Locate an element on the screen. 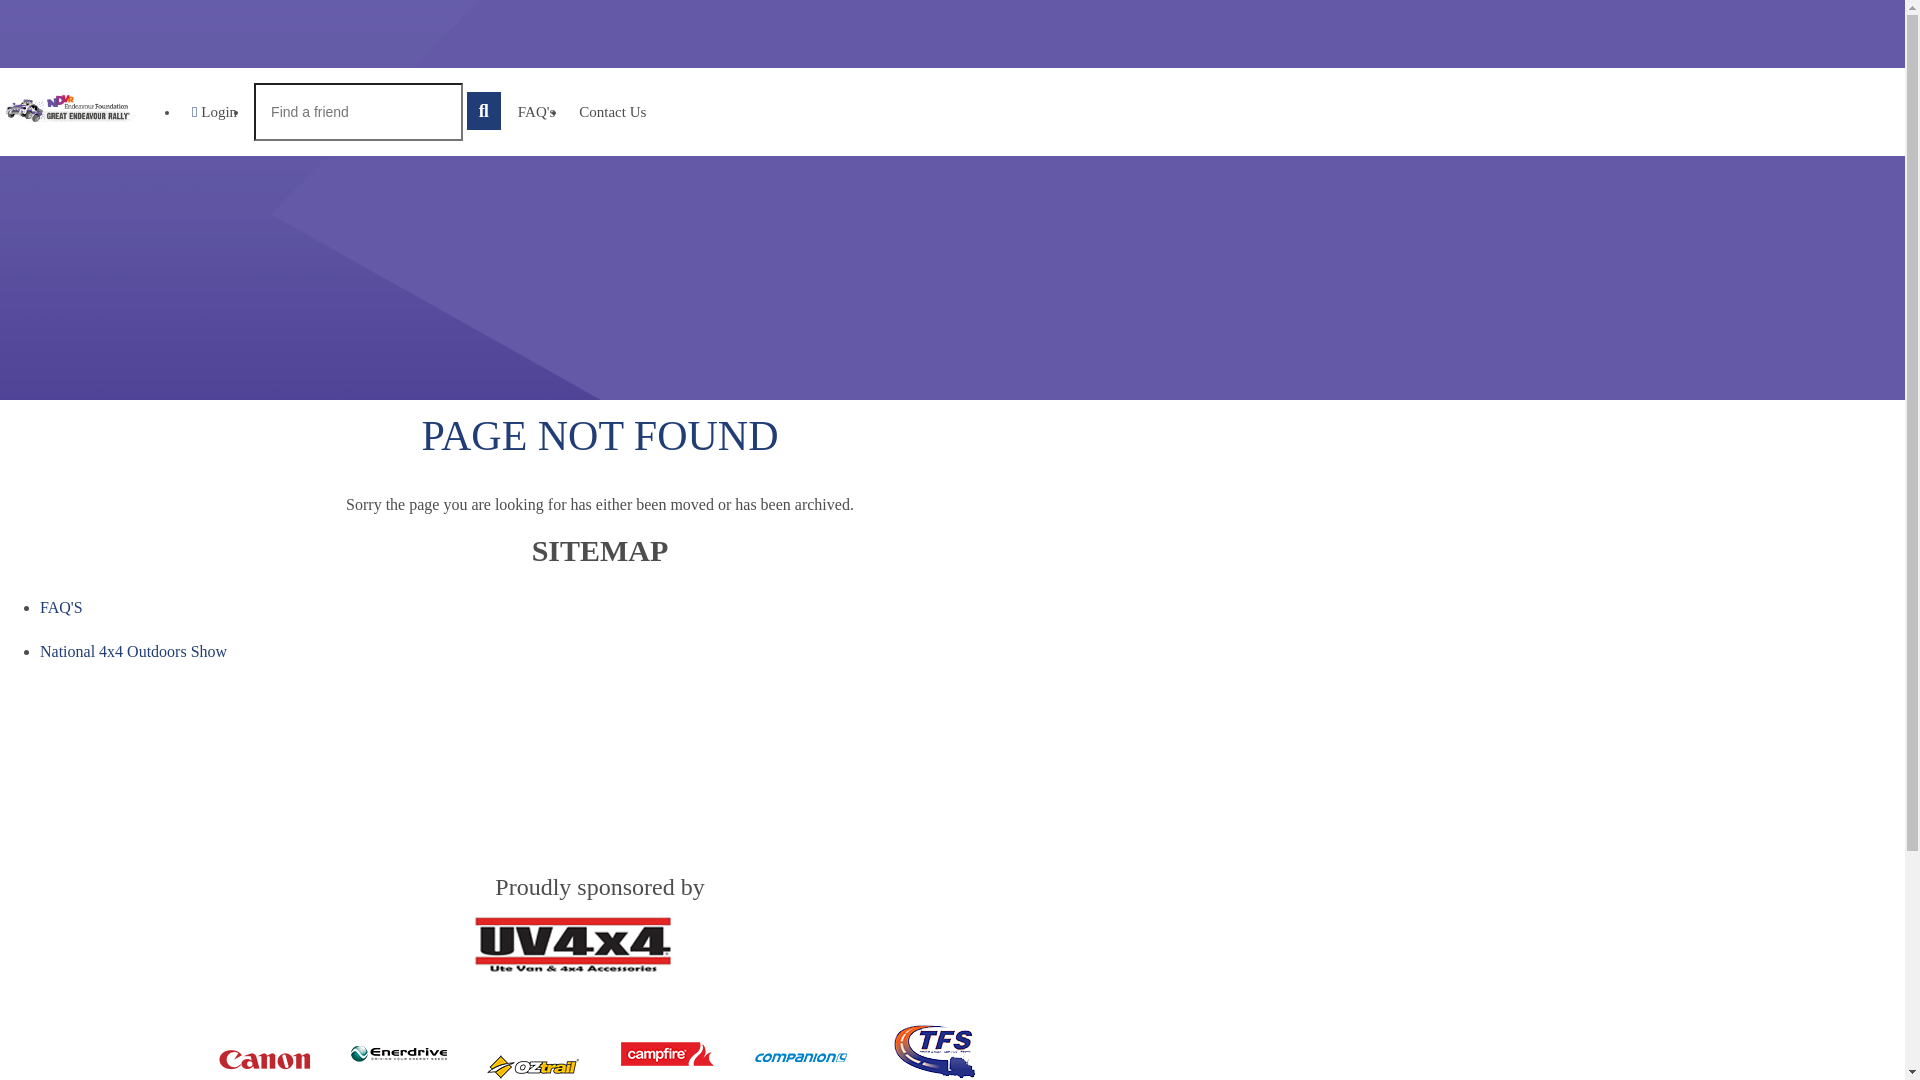 This screenshot has width=1920, height=1080. 'Login' is located at coordinates (214, 111).